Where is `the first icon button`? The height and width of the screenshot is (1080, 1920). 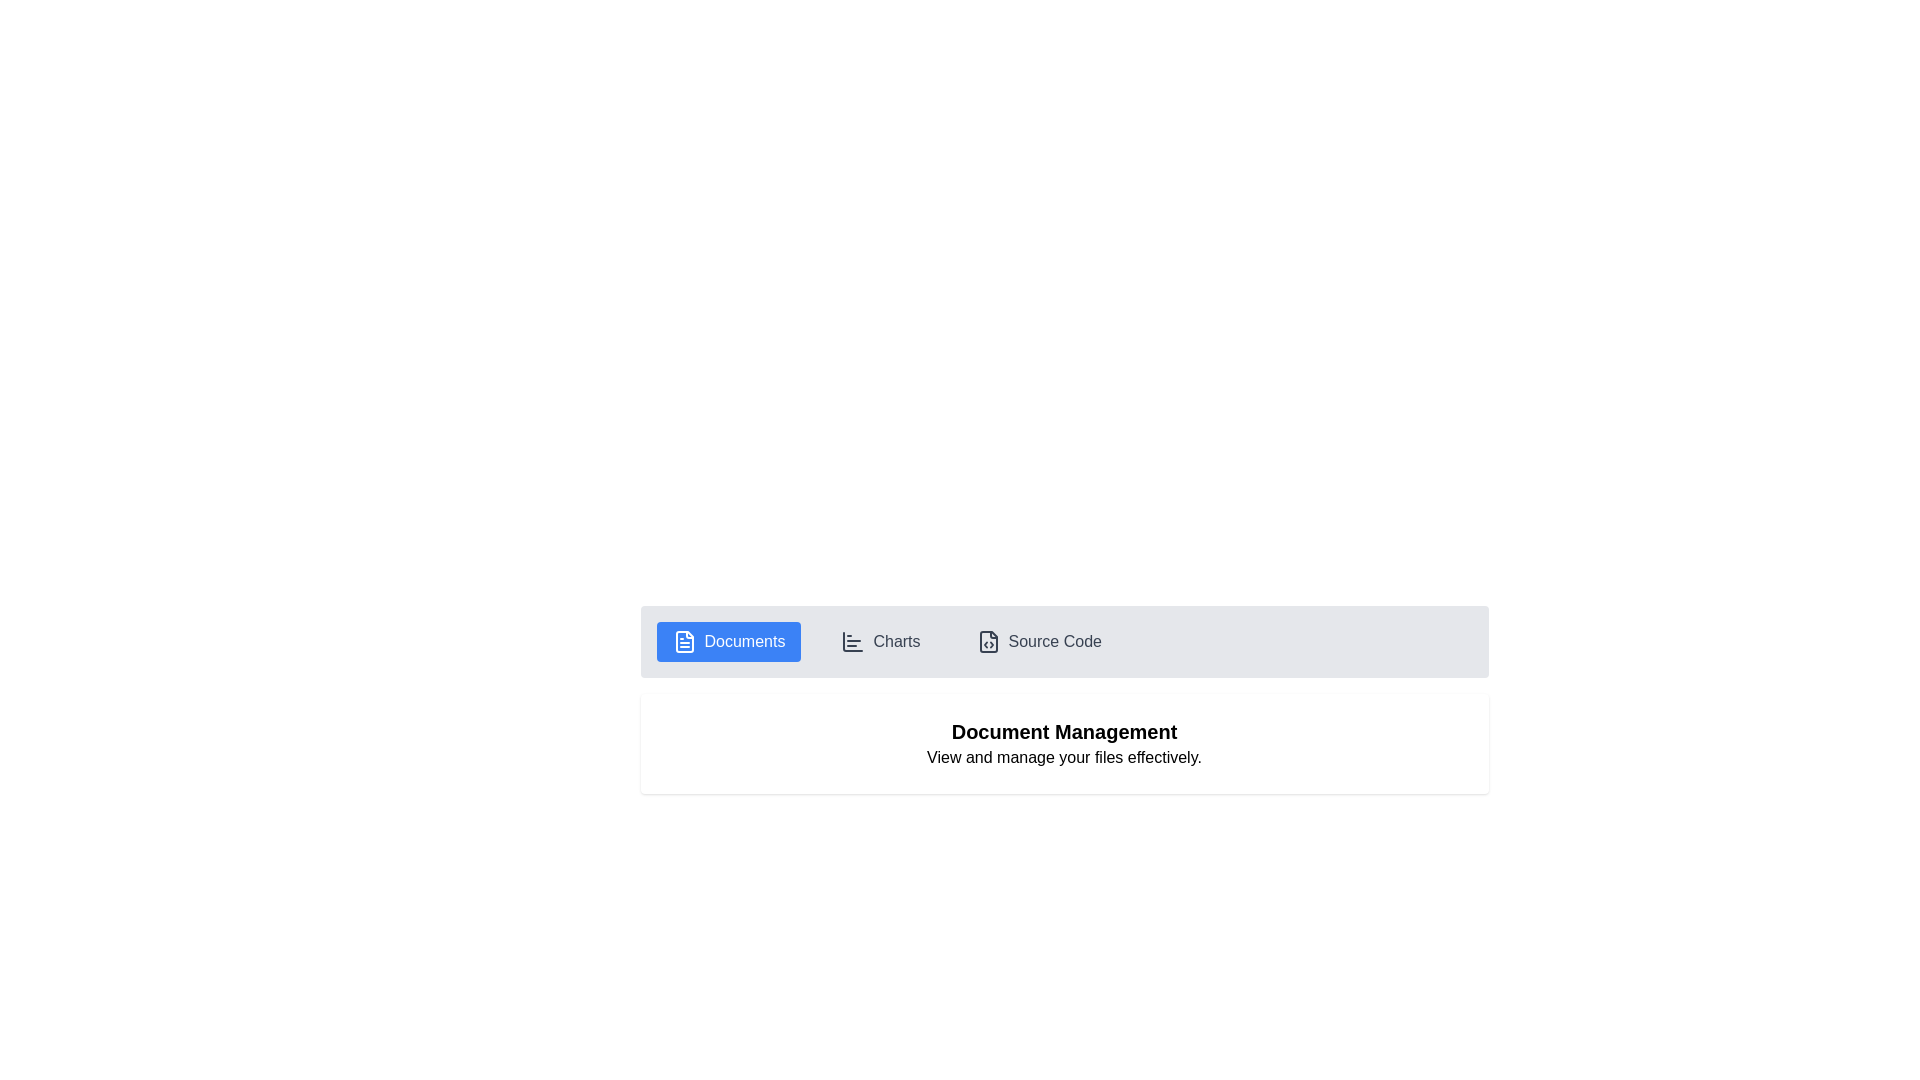 the first icon button is located at coordinates (684, 641).